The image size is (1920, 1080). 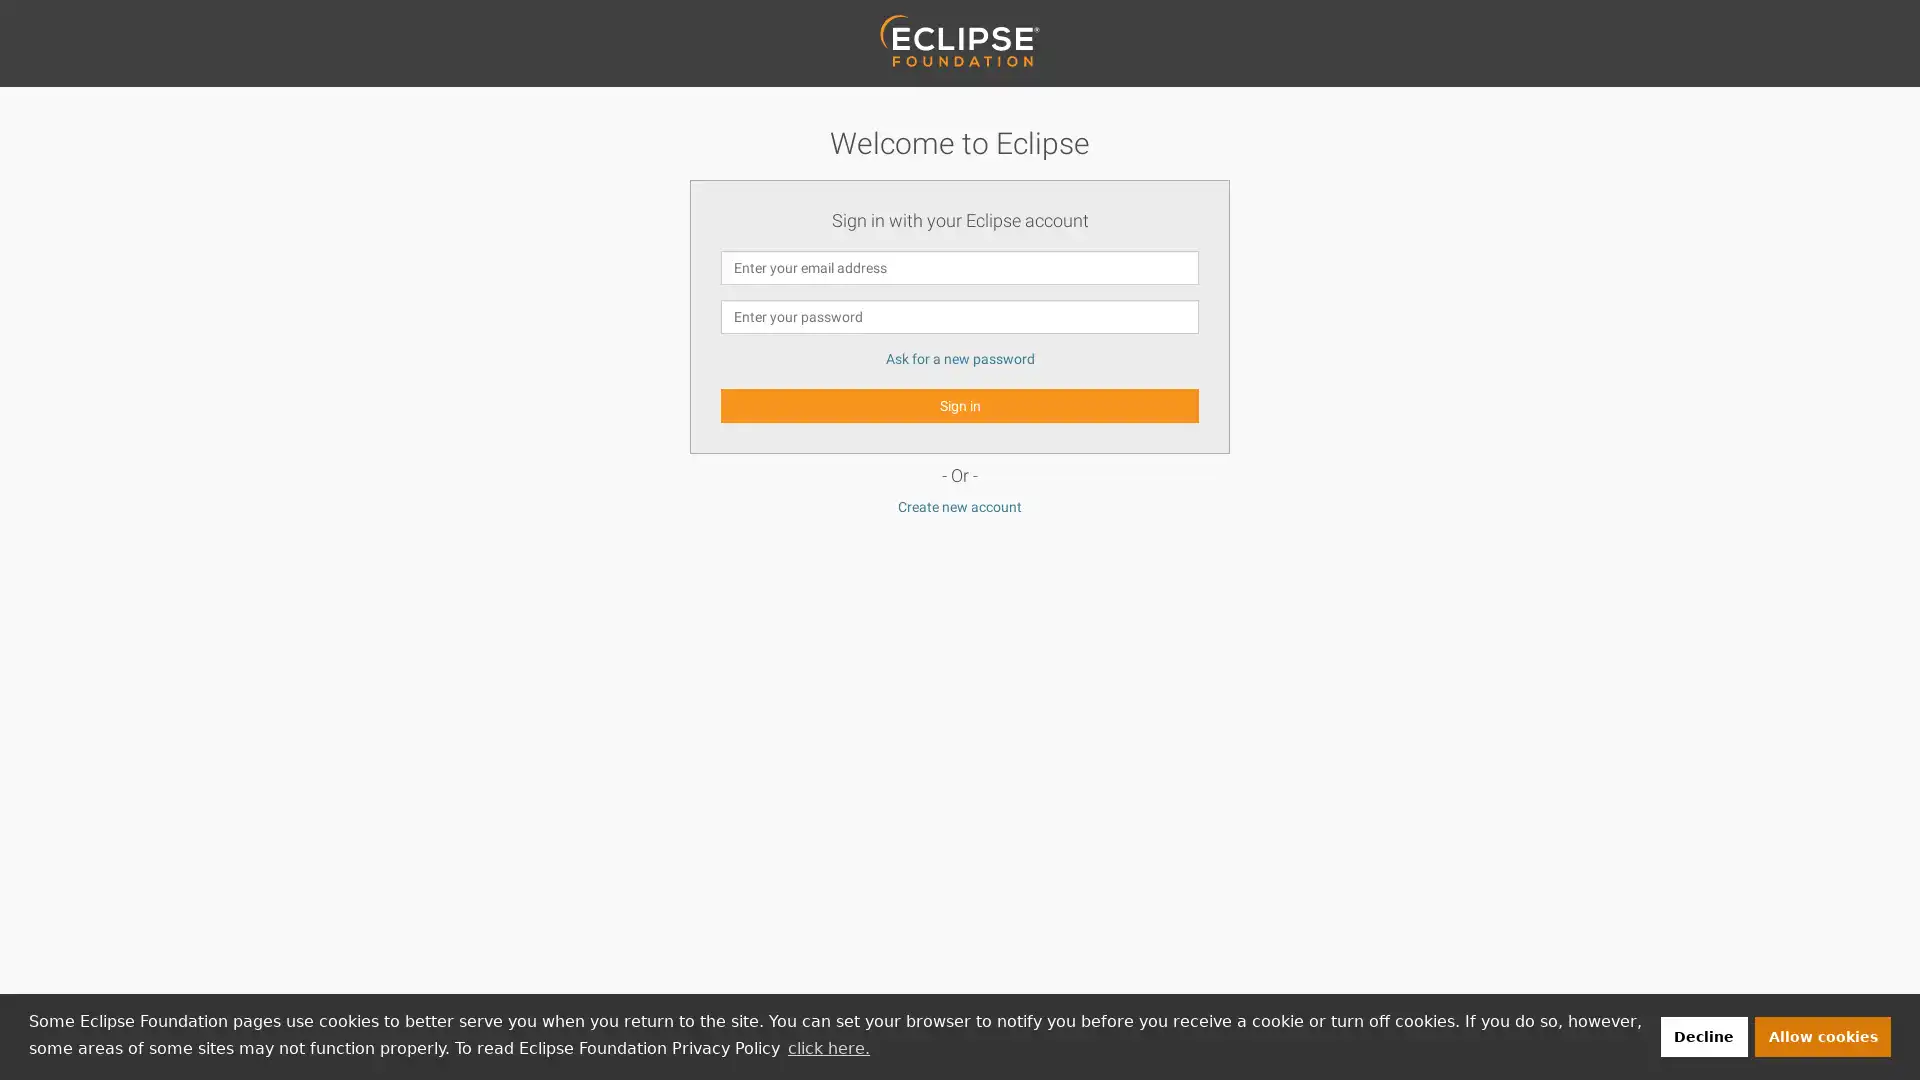 What do you see at coordinates (1823, 1035) in the screenshot?
I see `allow cookies` at bounding box center [1823, 1035].